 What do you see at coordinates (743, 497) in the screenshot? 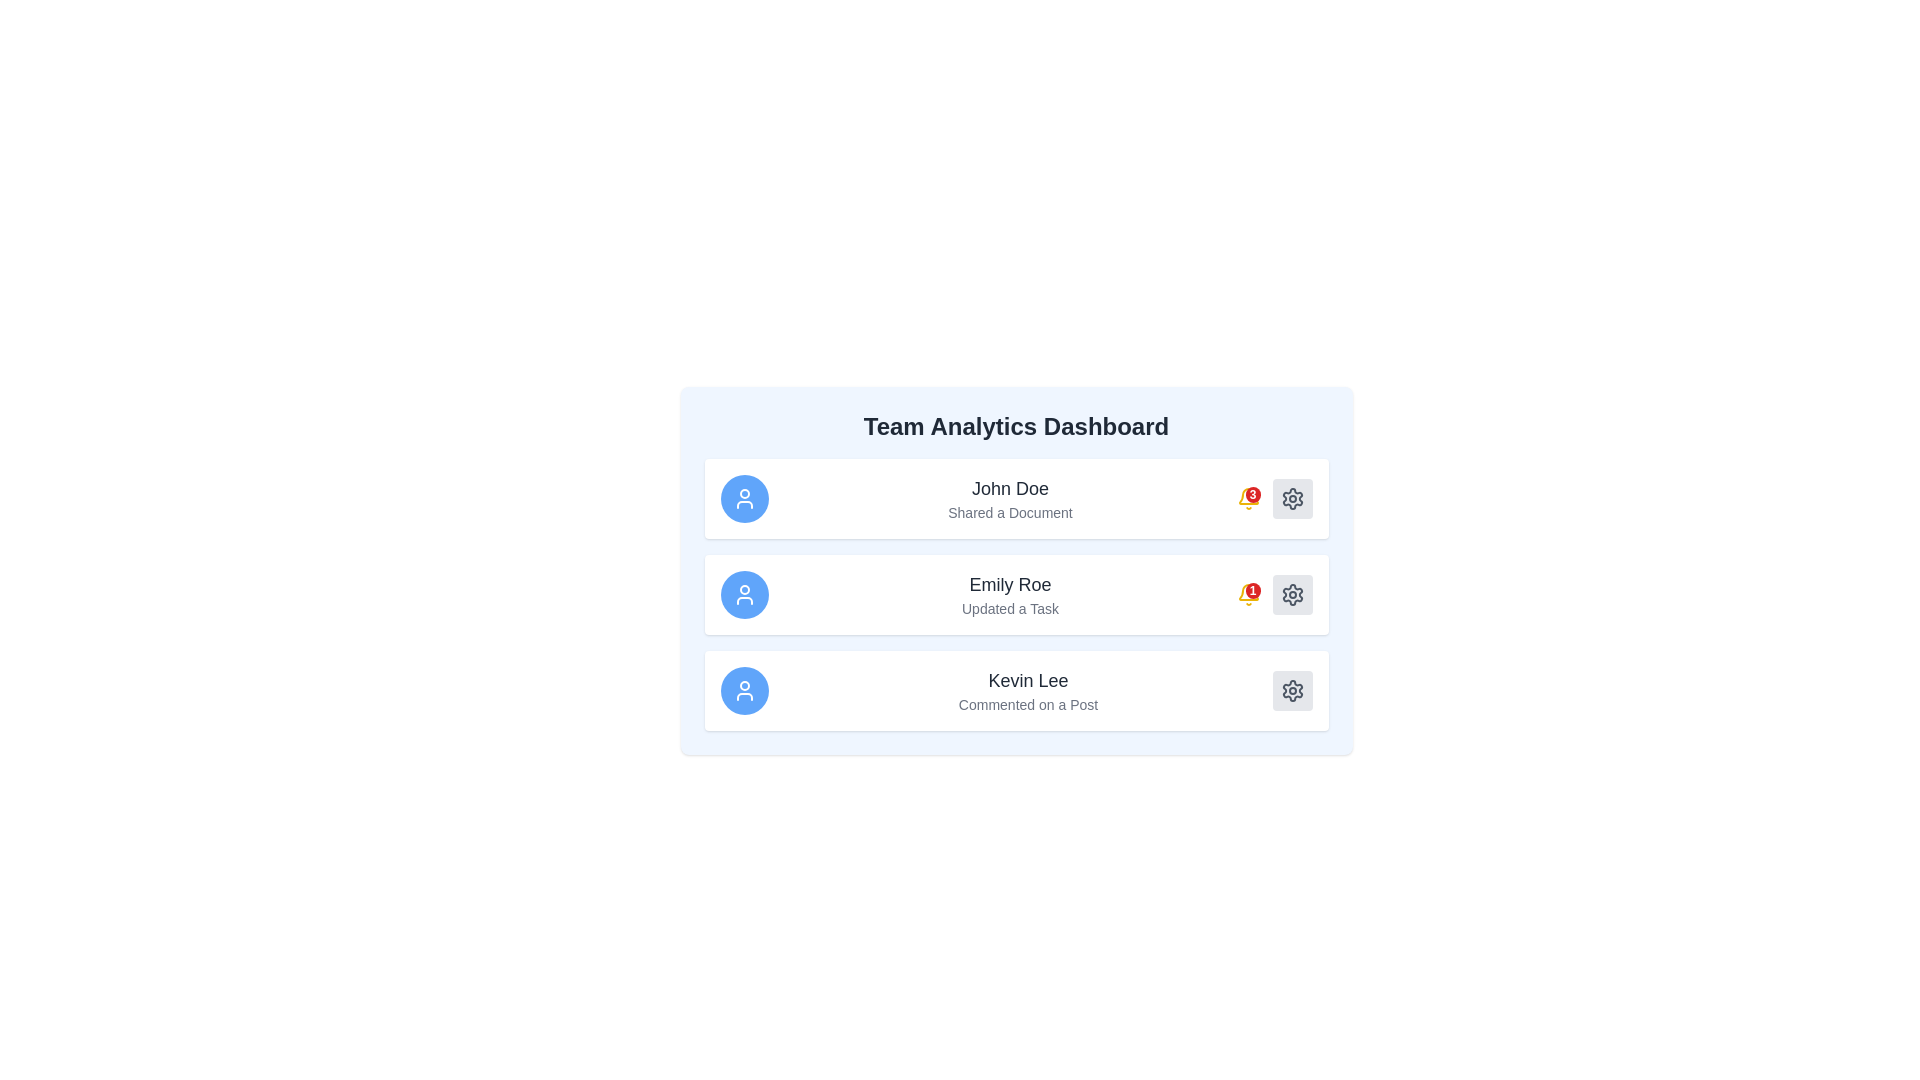
I see `the circular blue profile icon located on the far left of the first row in the user details list` at bounding box center [743, 497].